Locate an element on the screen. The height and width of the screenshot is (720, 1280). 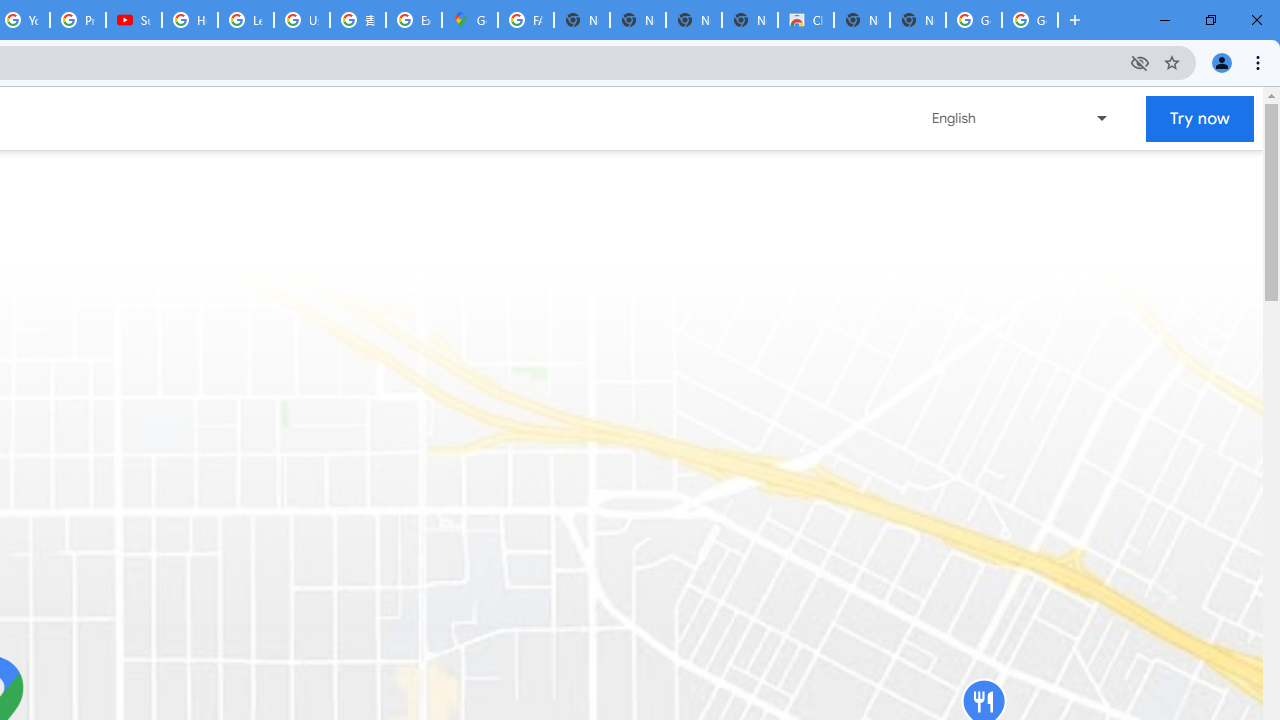
'Explore new street-level details - Google Maps Help' is located at coordinates (413, 20).